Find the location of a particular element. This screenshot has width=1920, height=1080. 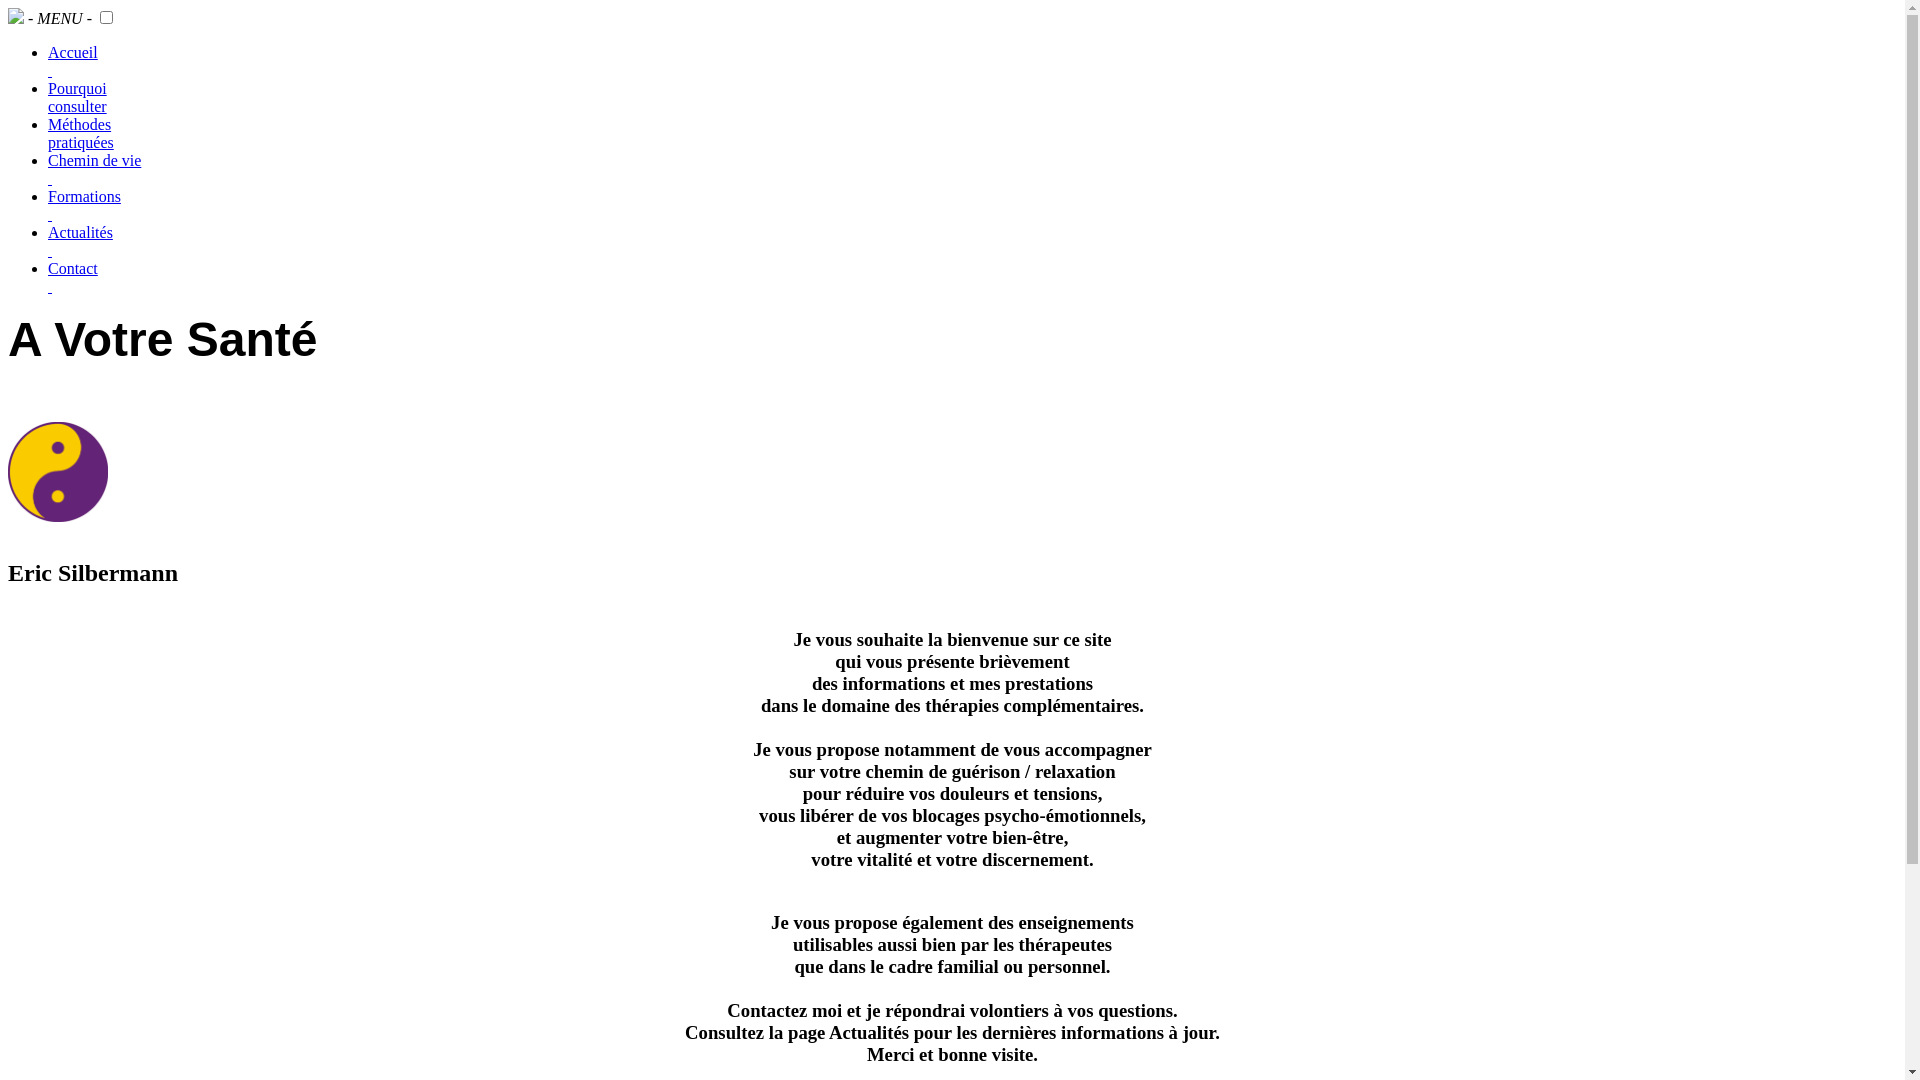

'Chemin de vie is located at coordinates (48, 168).